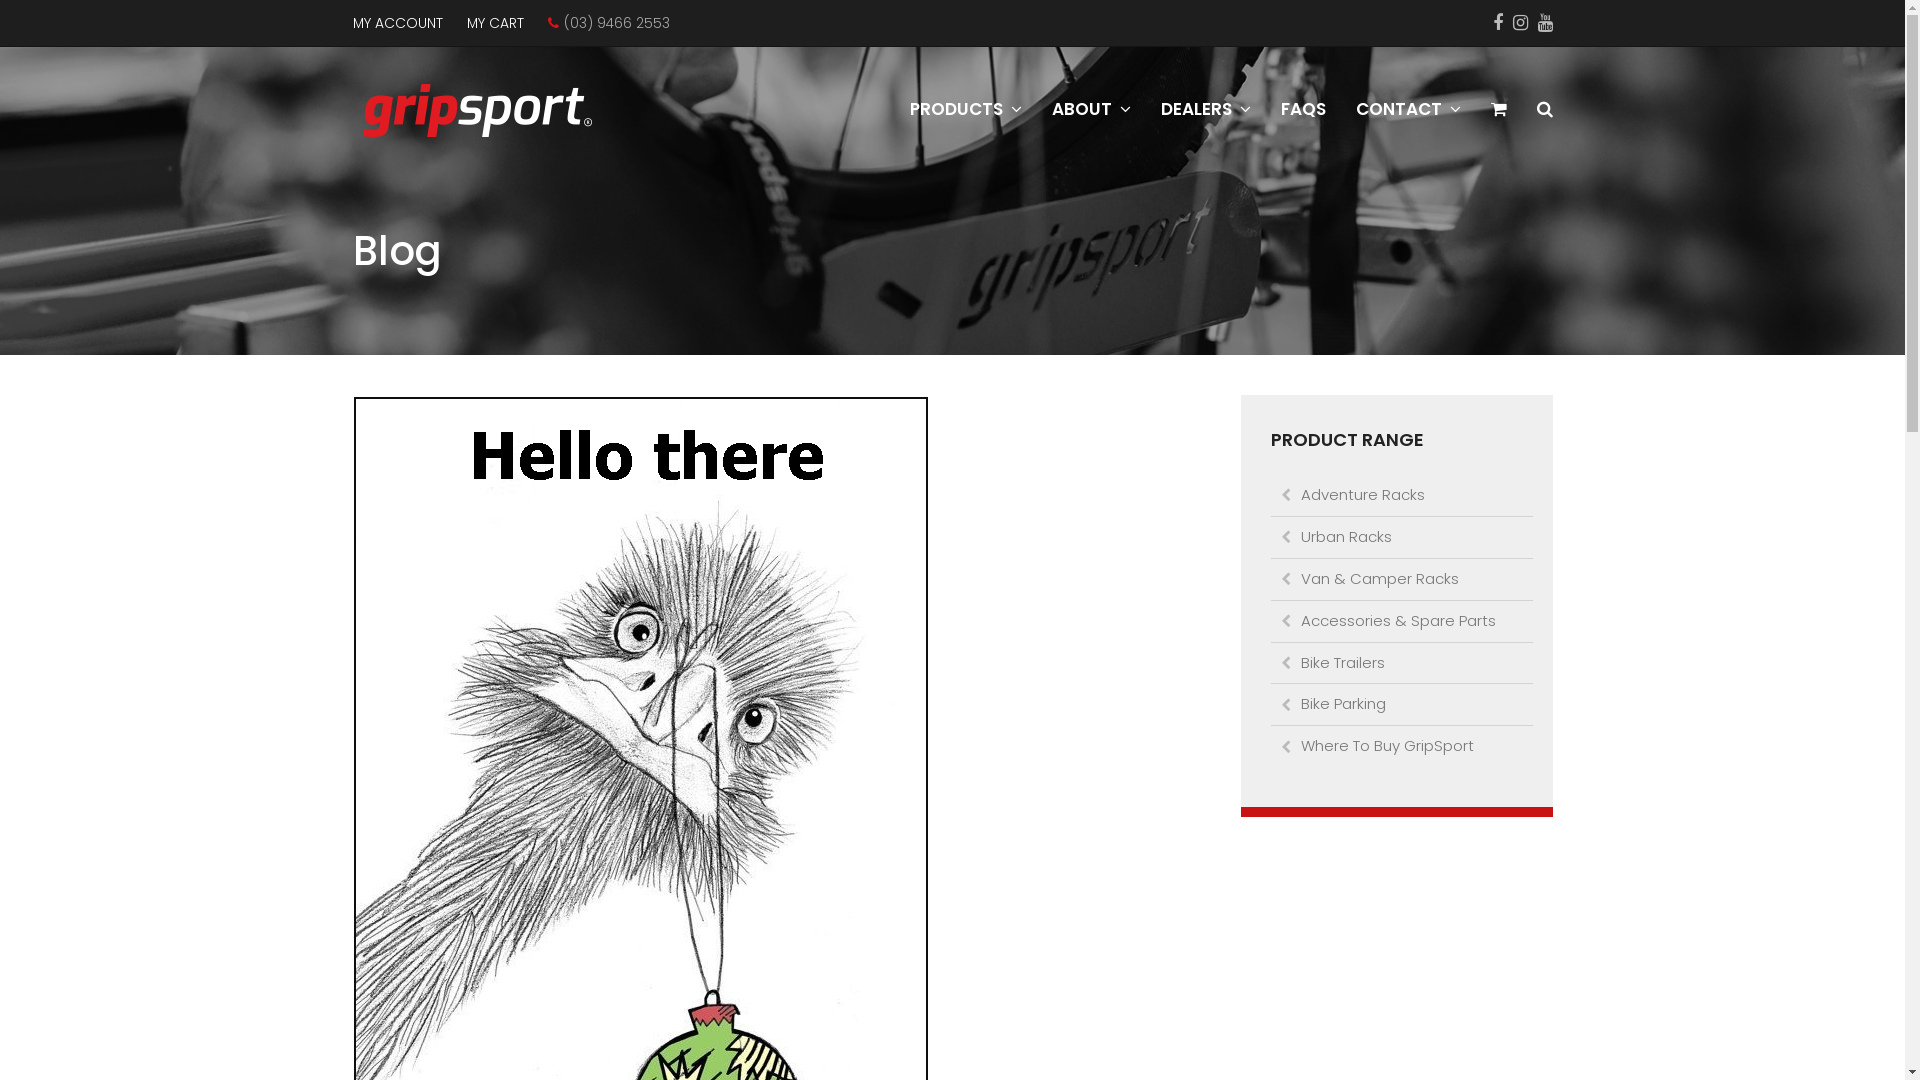  I want to click on 'FAQS', so click(1303, 110).